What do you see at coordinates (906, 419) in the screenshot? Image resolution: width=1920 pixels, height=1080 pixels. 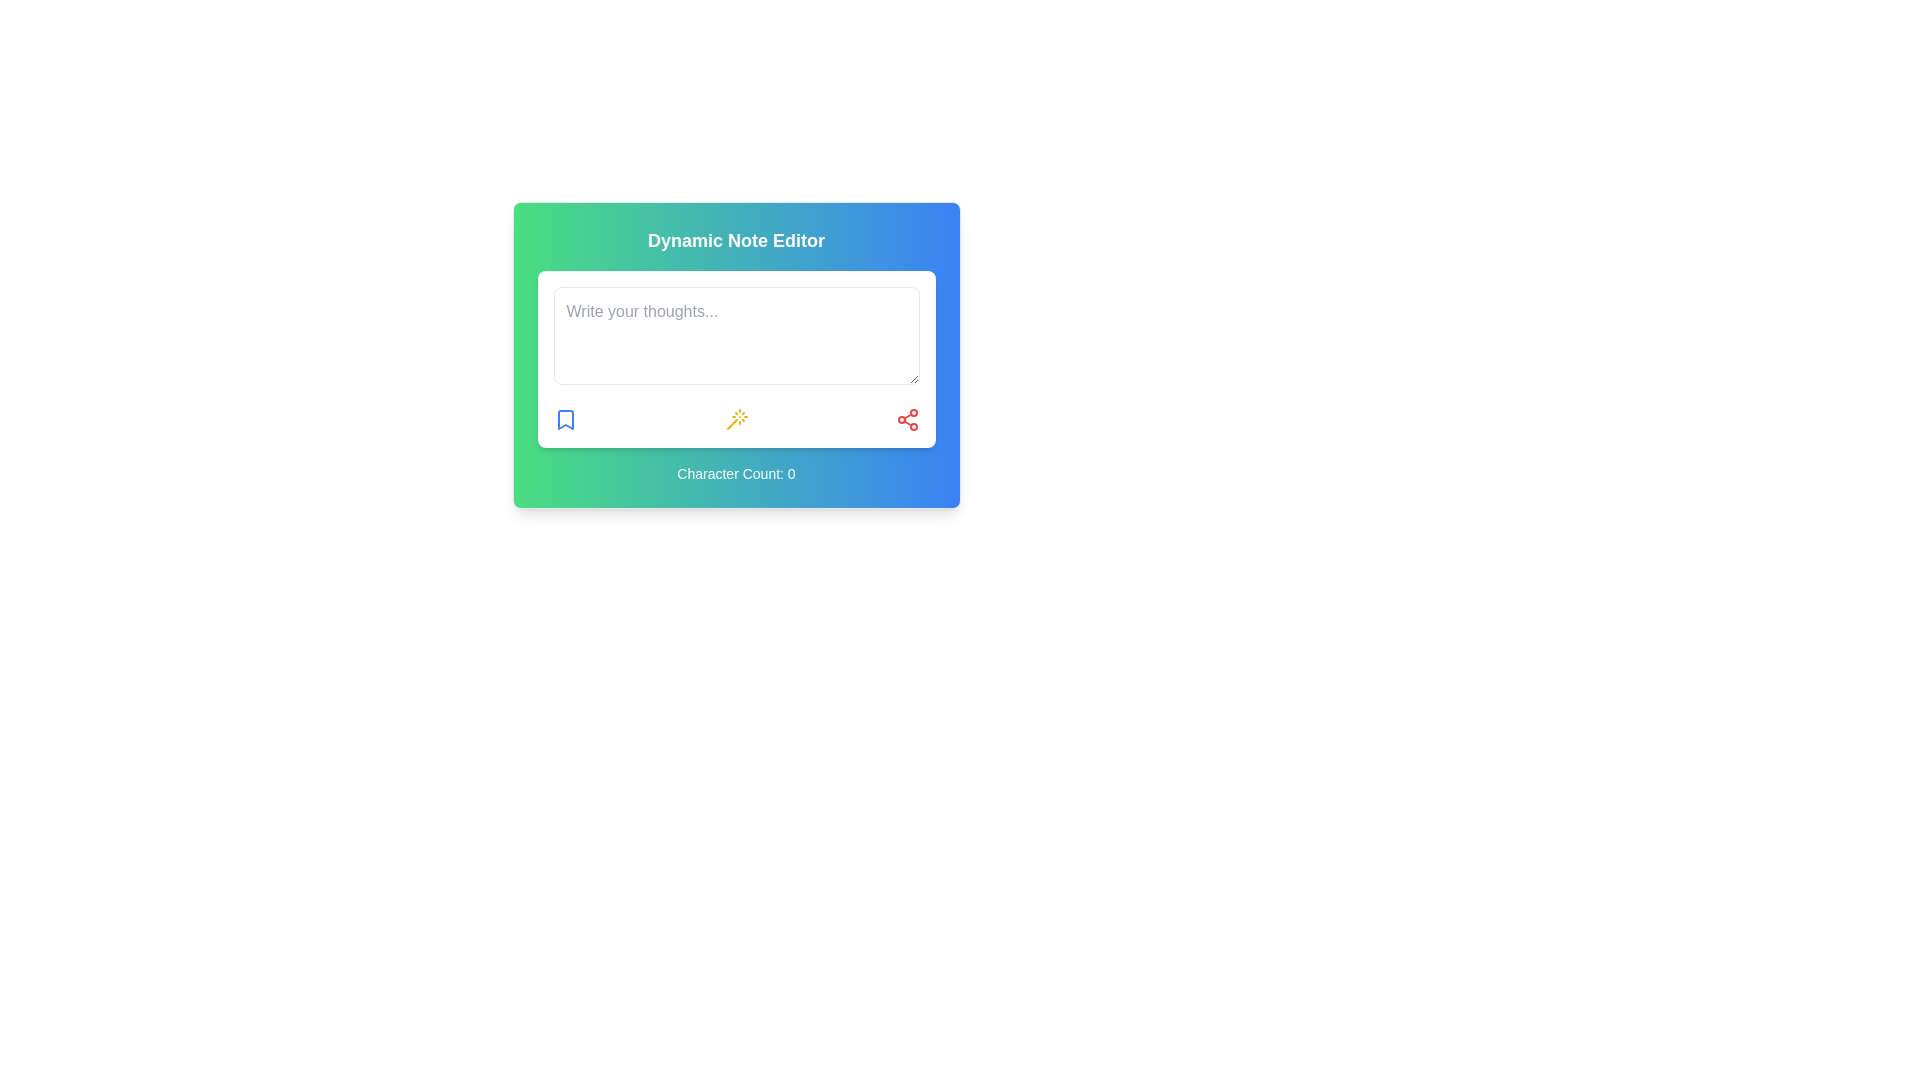 I see `the share icon button located in the bottom-right corner of the card, which is positioned next to a blue bookmark icon and a yellow wand icon` at bounding box center [906, 419].